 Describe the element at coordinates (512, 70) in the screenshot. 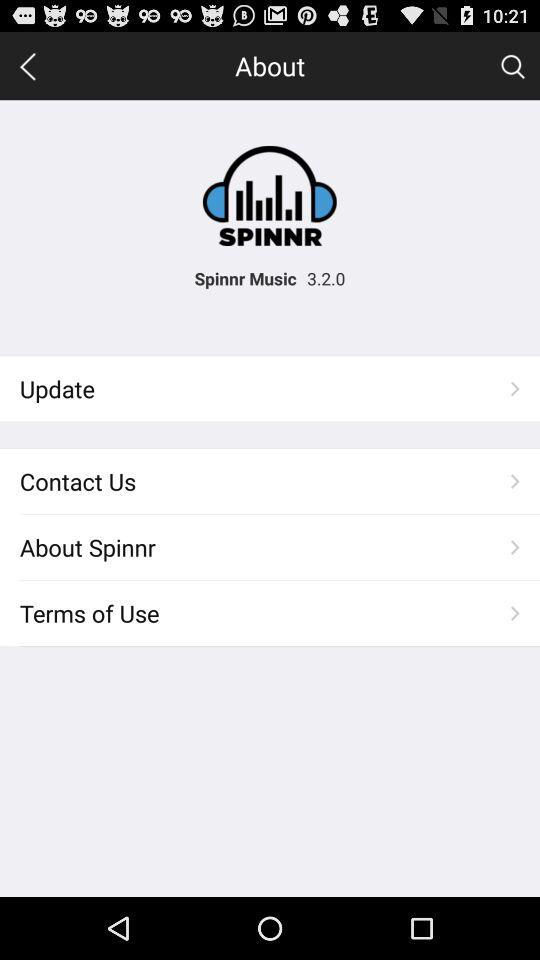

I see `the search icon` at that location.